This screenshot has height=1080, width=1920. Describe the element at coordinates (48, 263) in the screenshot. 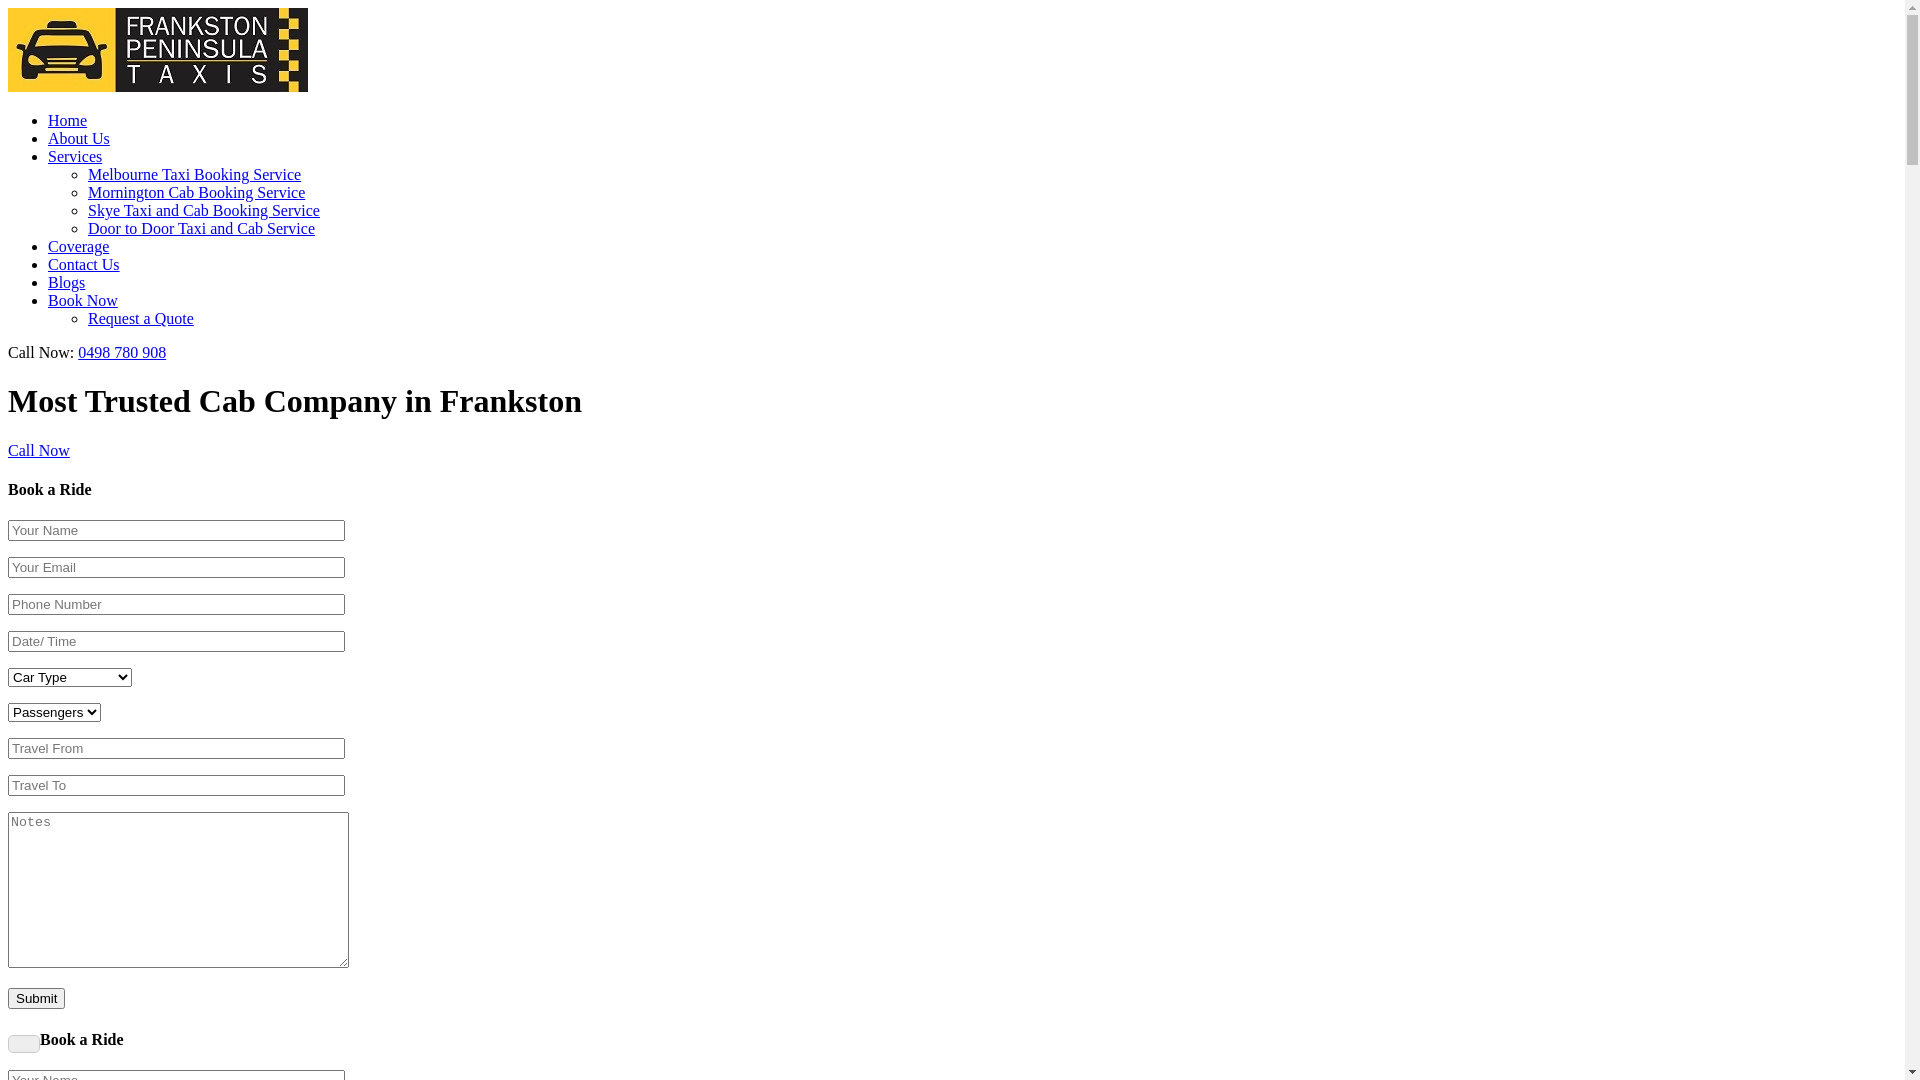

I see `'Contact Us'` at that location.